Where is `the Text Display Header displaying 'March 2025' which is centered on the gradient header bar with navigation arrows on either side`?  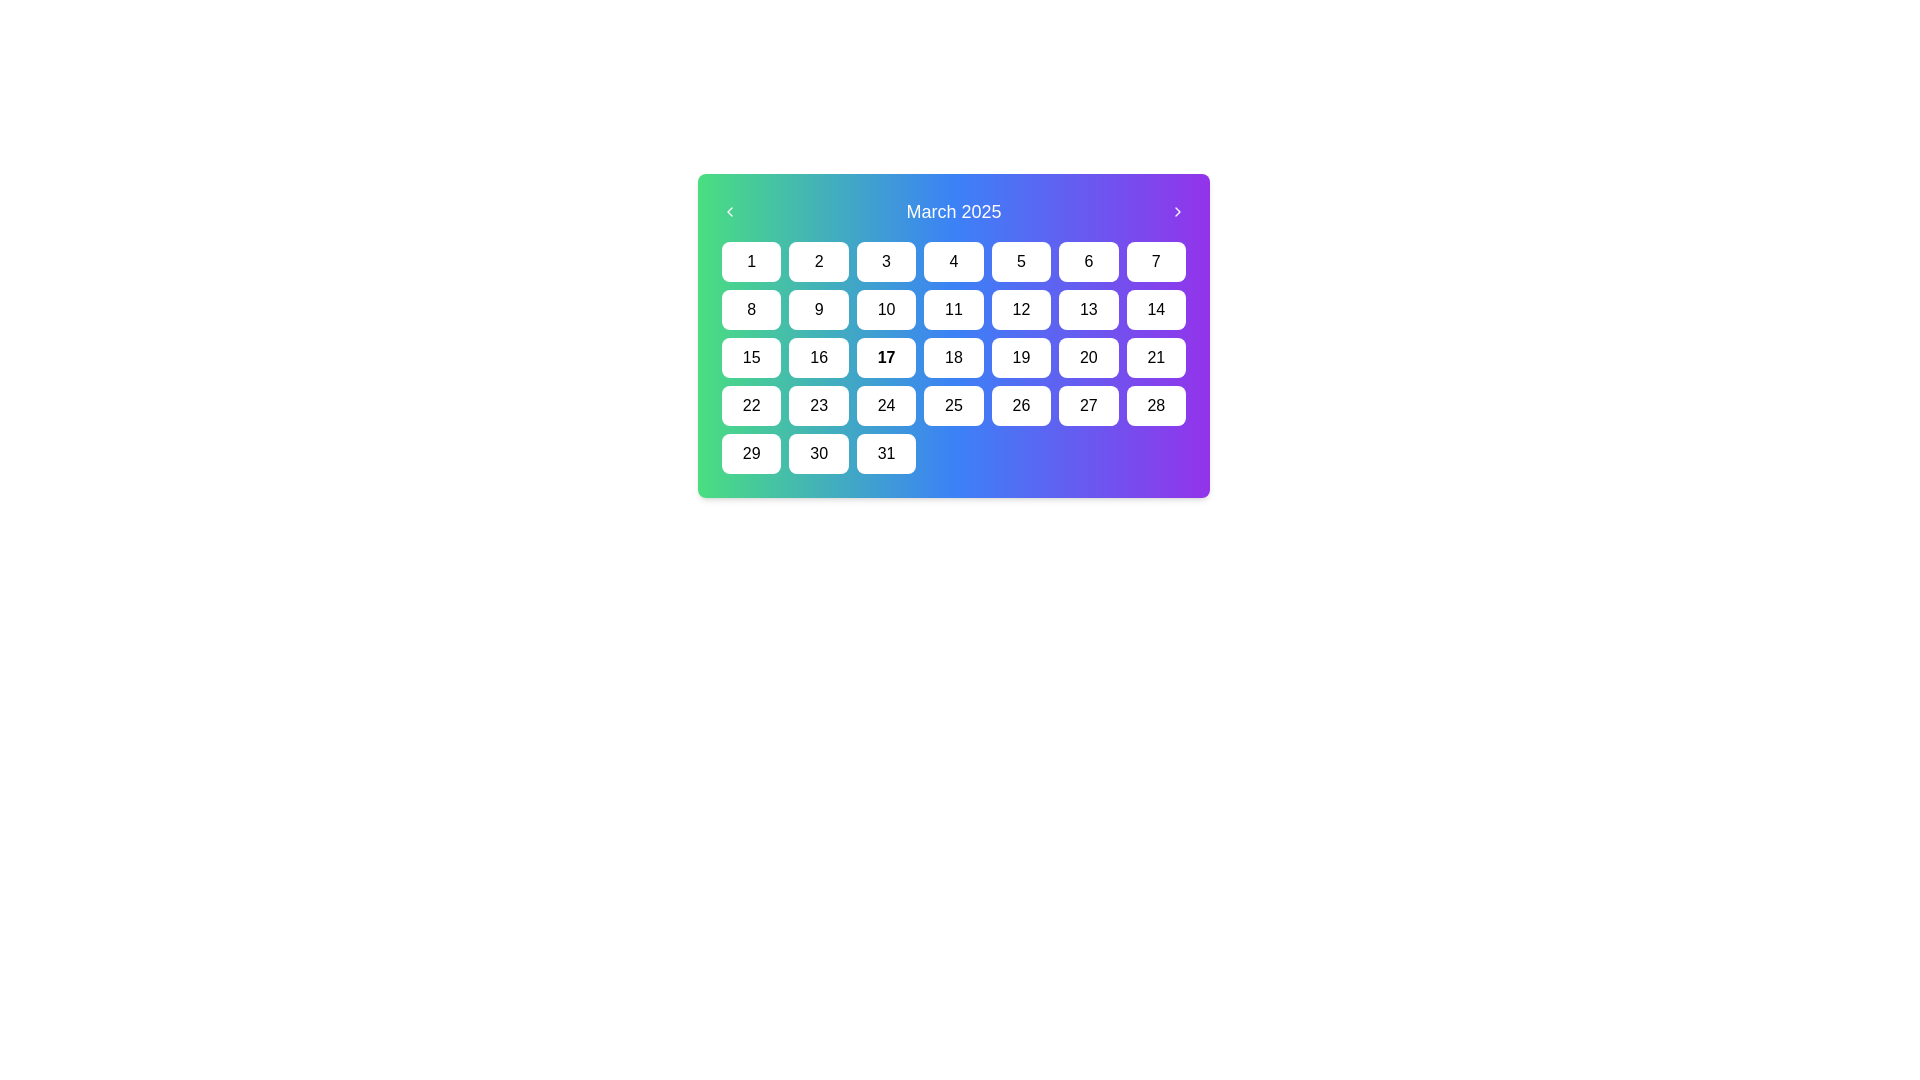 the Text Display Header displaying 'March 2025' which is centered on the gradient header bar with navigation arrows on either side is located at coordinates (953, 212).